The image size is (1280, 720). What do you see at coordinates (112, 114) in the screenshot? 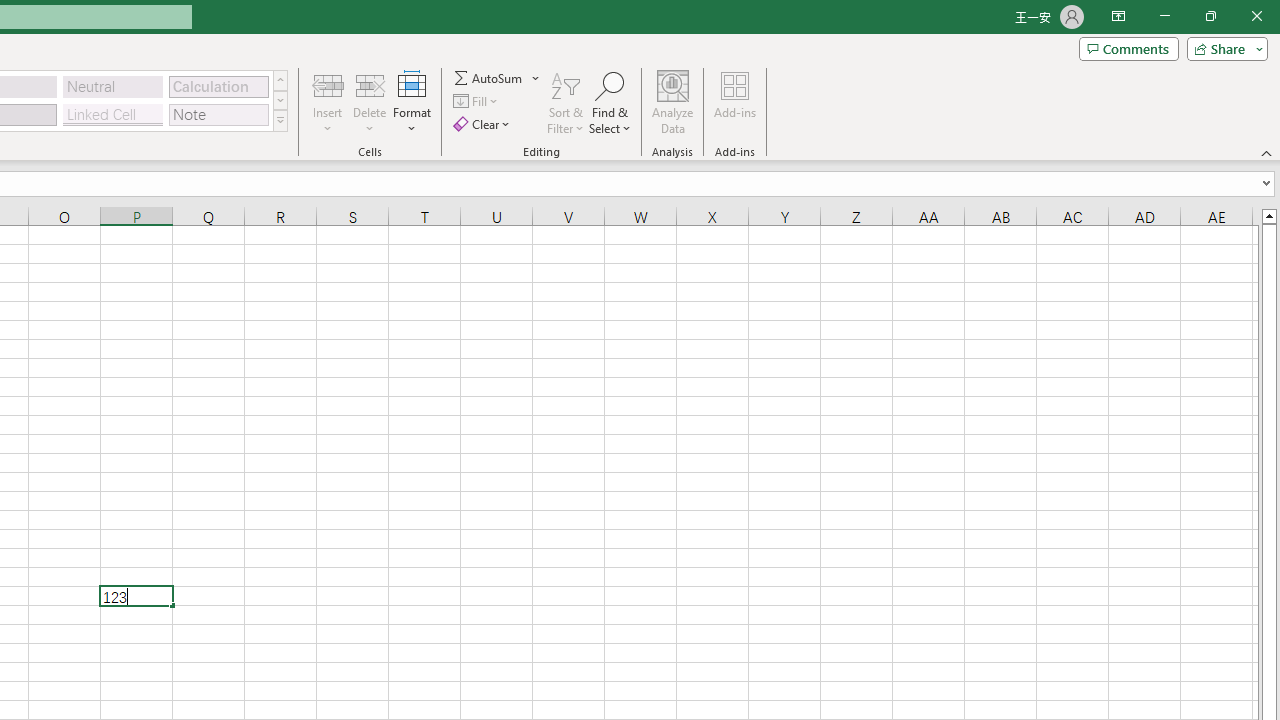
I see `'Linked Cell'` at bounding box center [112, 114].